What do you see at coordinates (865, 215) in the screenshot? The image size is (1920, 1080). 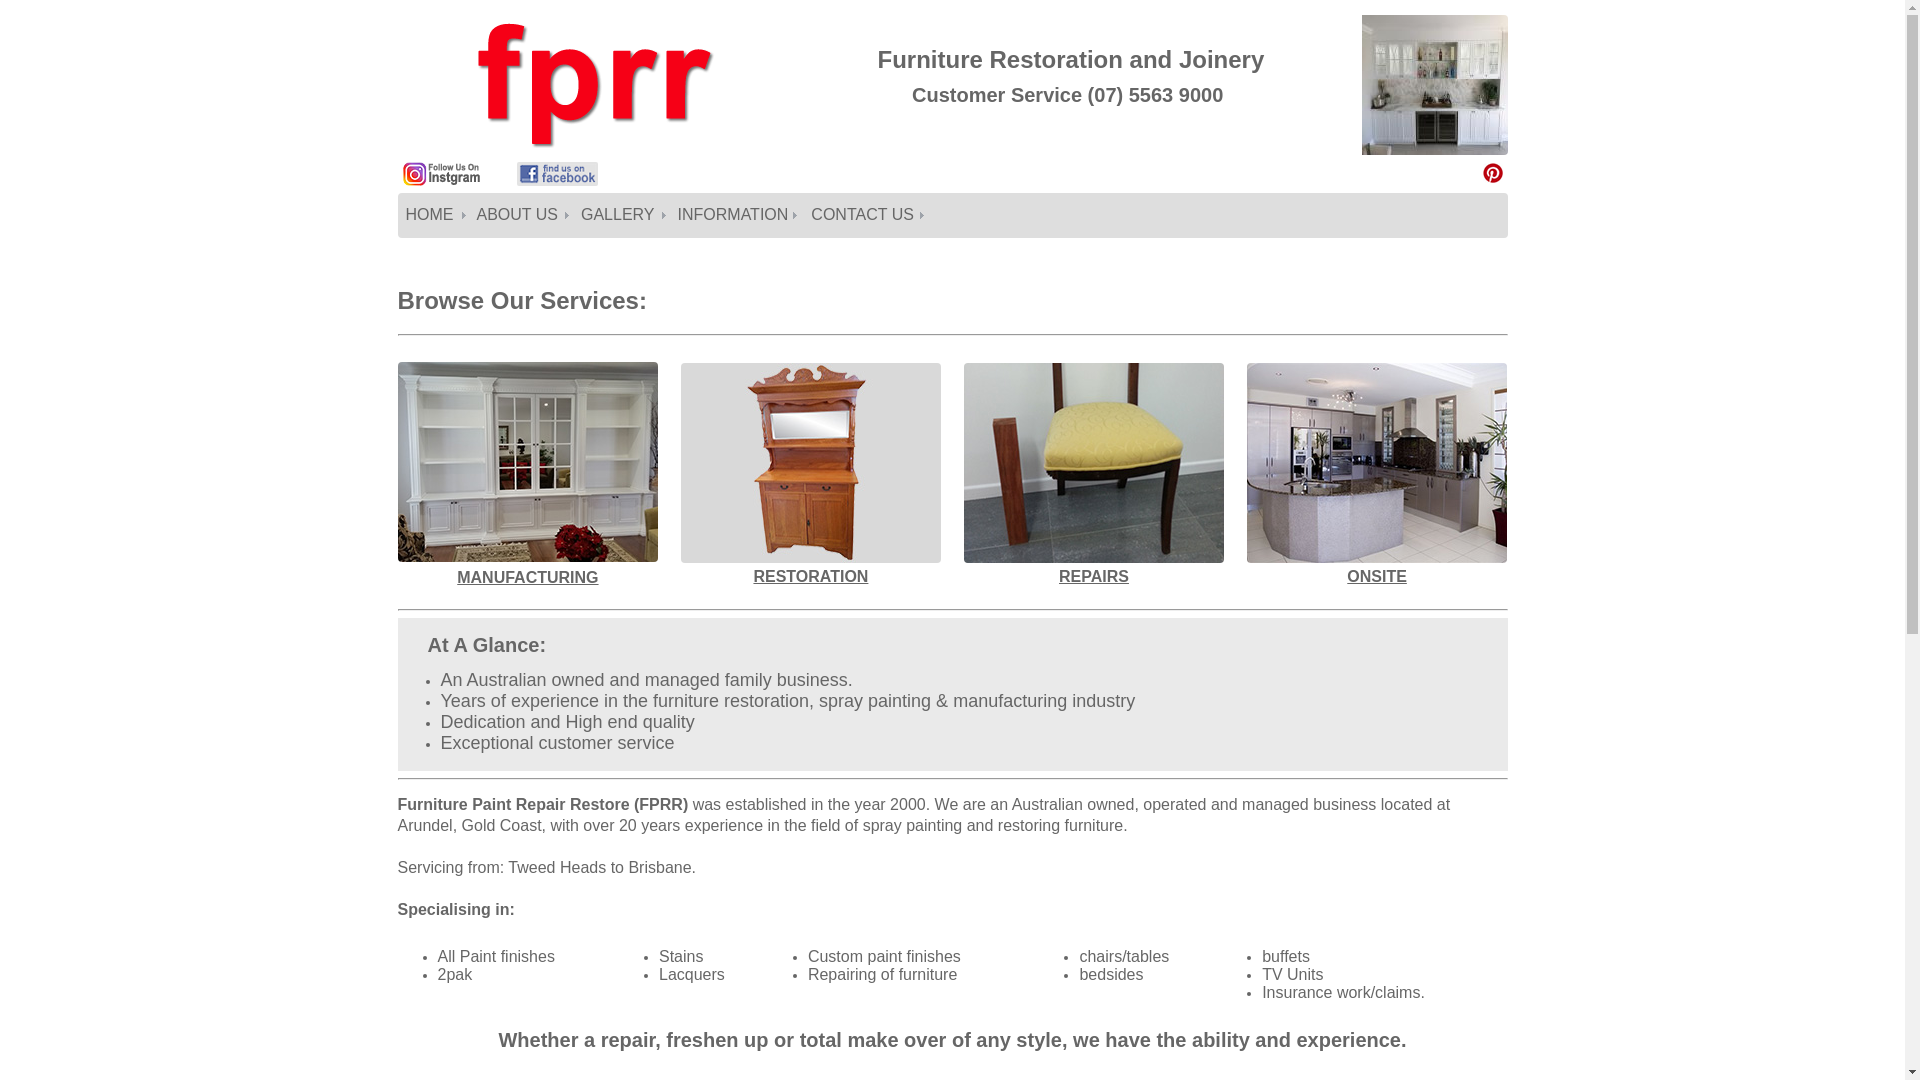 I see `'CONTACT US'` at bounding box center [865, 215].